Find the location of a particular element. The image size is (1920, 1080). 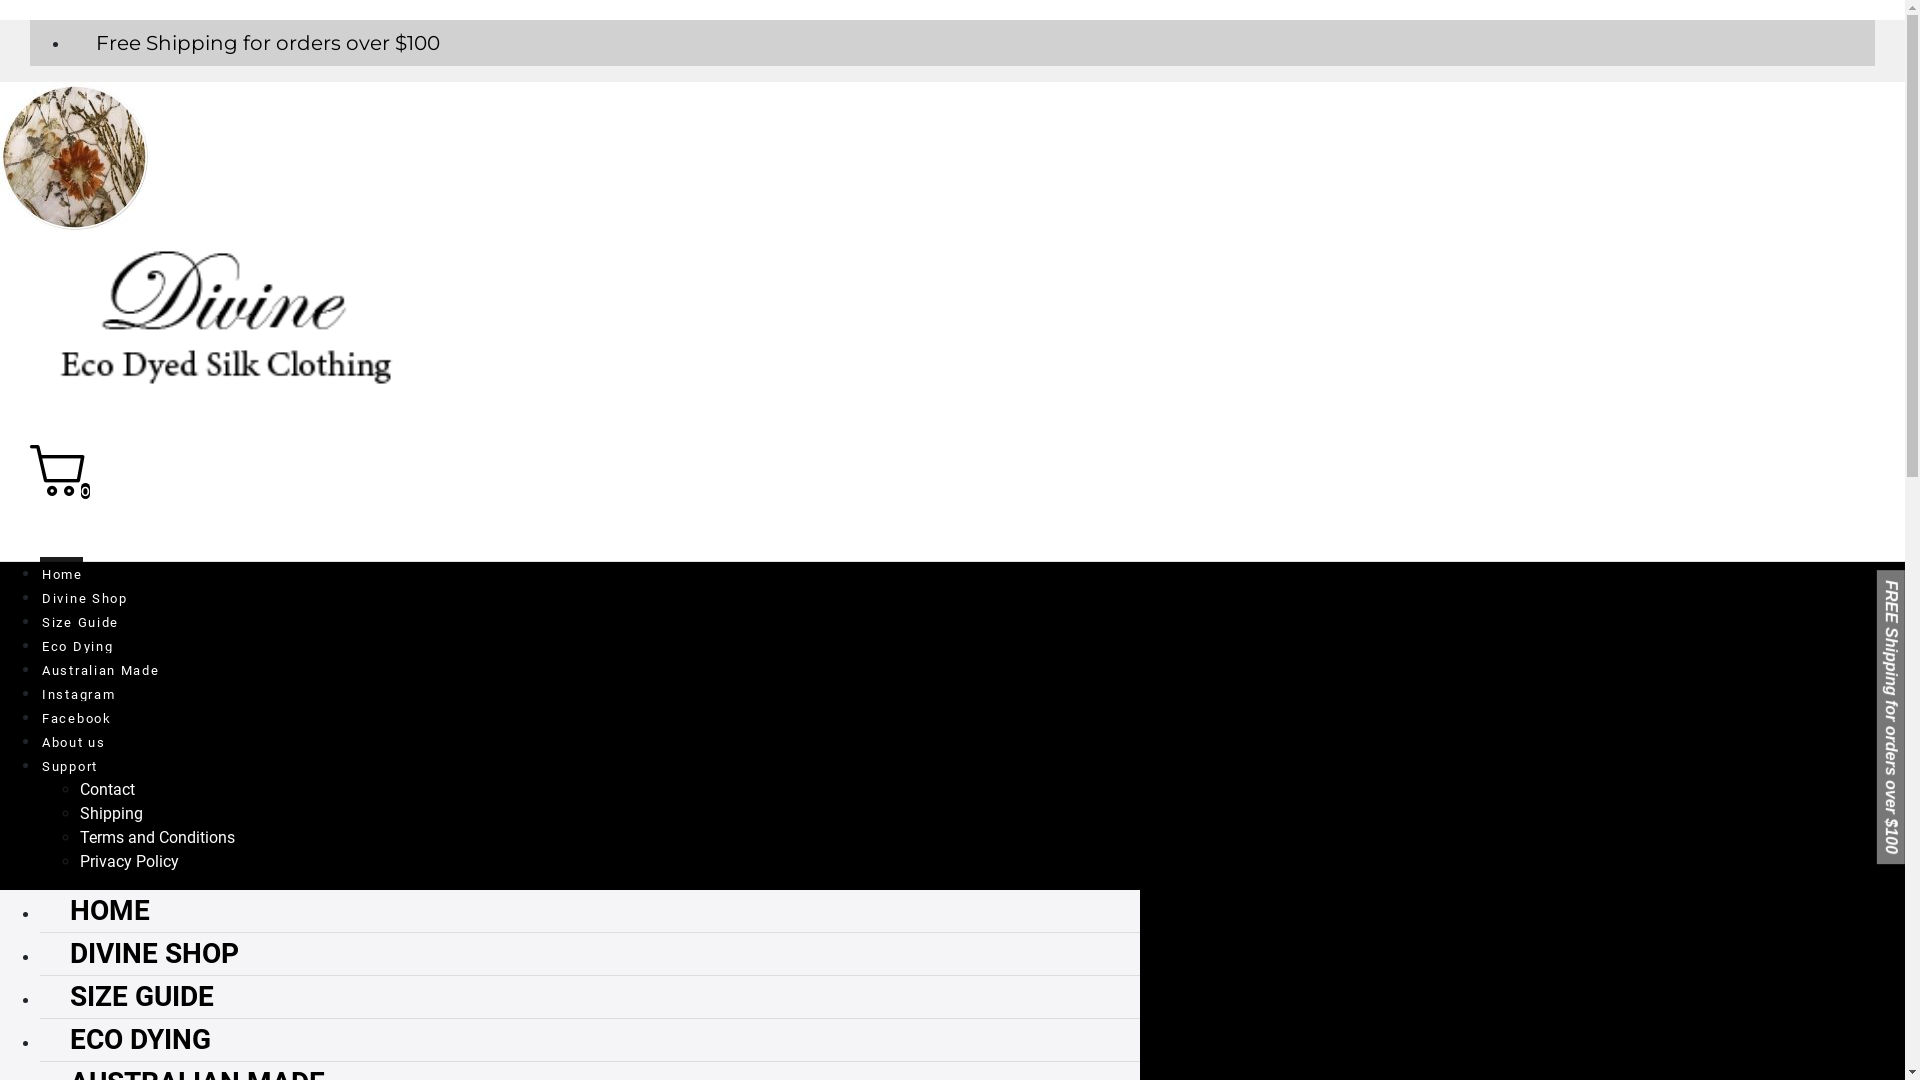

'Terms and Conditions' is located at coordinates (156, 837).